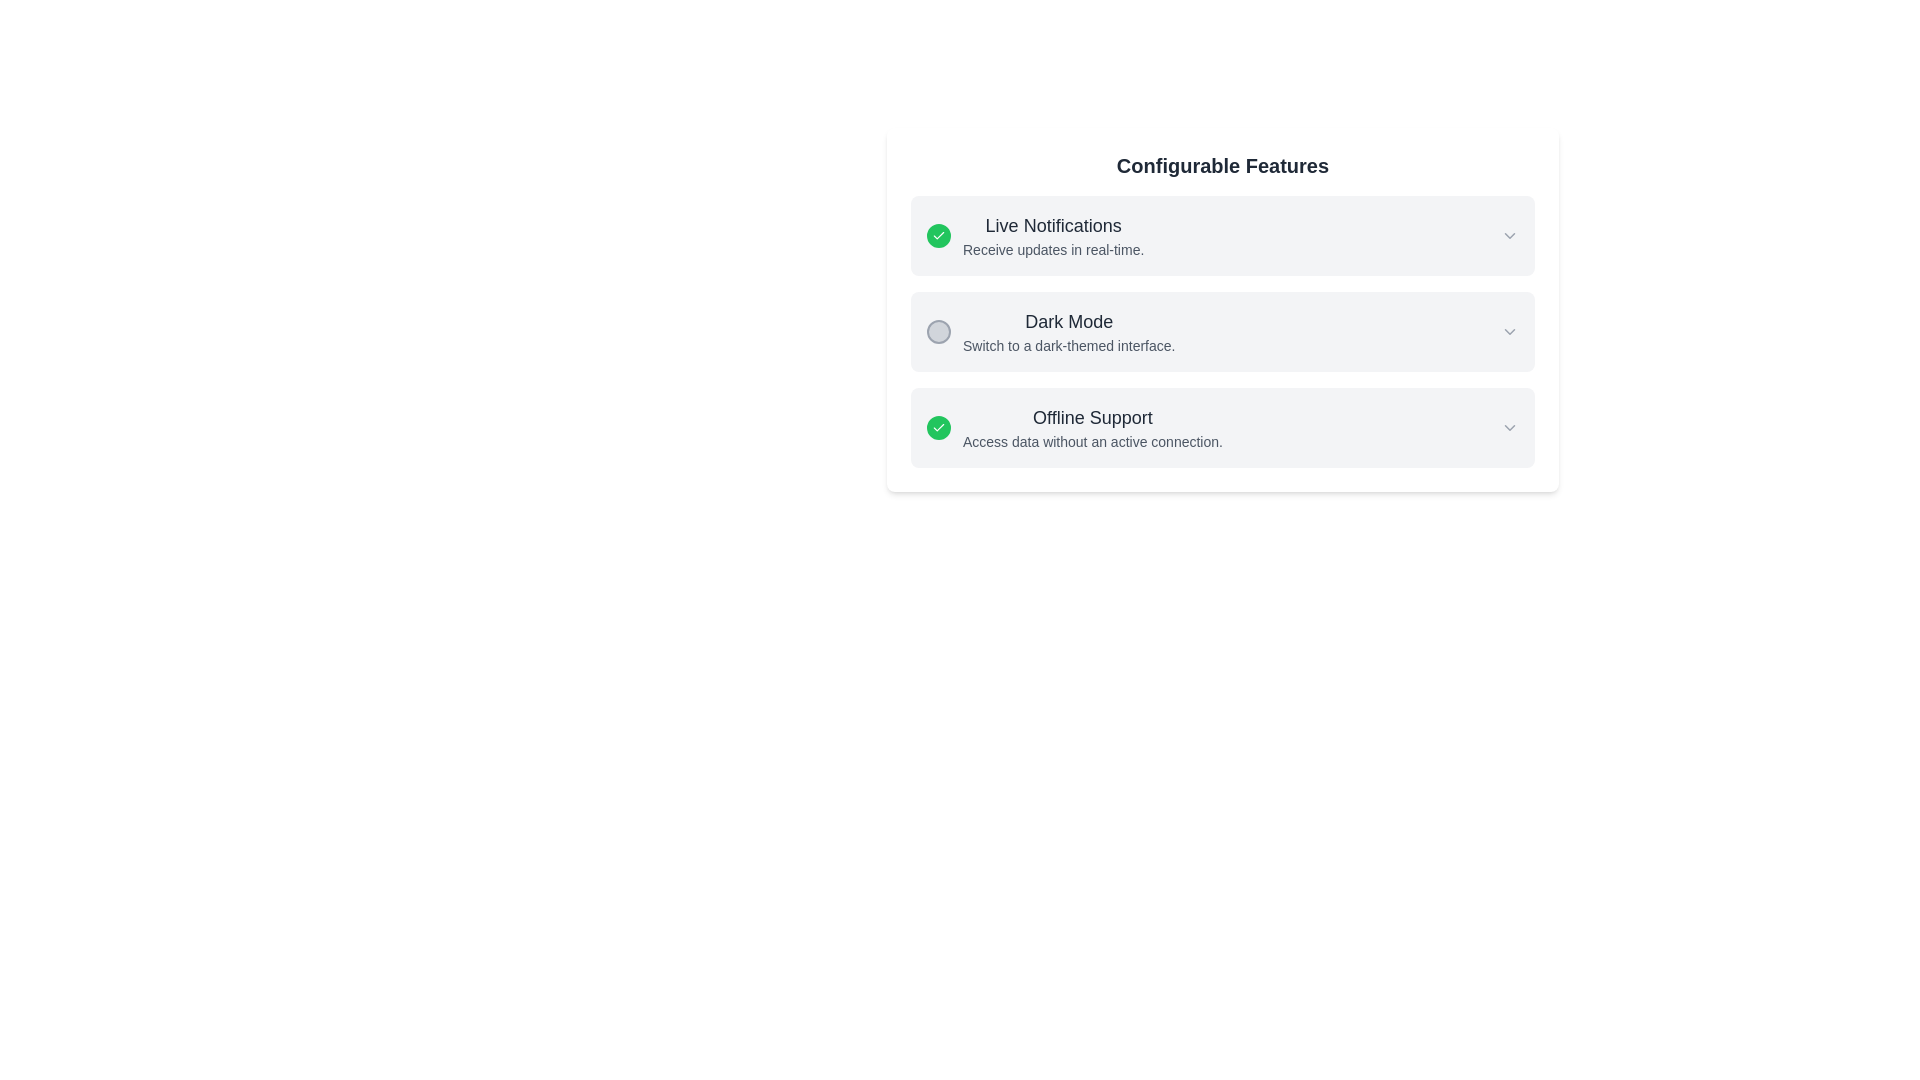 This screenshot has height=1080, width=1920. What do you see at coordinates (1222, 330) in the screenshot?
I see `the second item in the 'Configurable Features' section` at bounding box center [1222, 330].